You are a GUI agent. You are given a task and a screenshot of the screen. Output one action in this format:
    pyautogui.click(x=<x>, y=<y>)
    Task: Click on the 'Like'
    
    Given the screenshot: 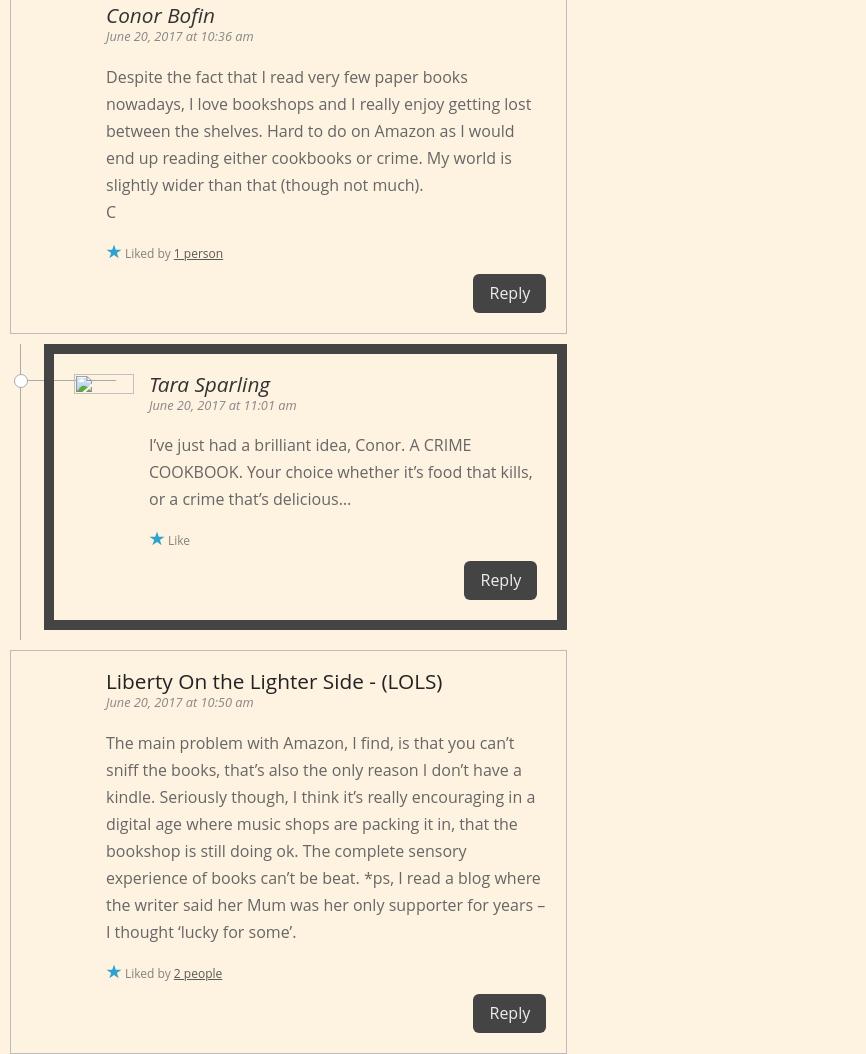 What is the action you would take?
    pyautogui.click(x=179, y=540)
    